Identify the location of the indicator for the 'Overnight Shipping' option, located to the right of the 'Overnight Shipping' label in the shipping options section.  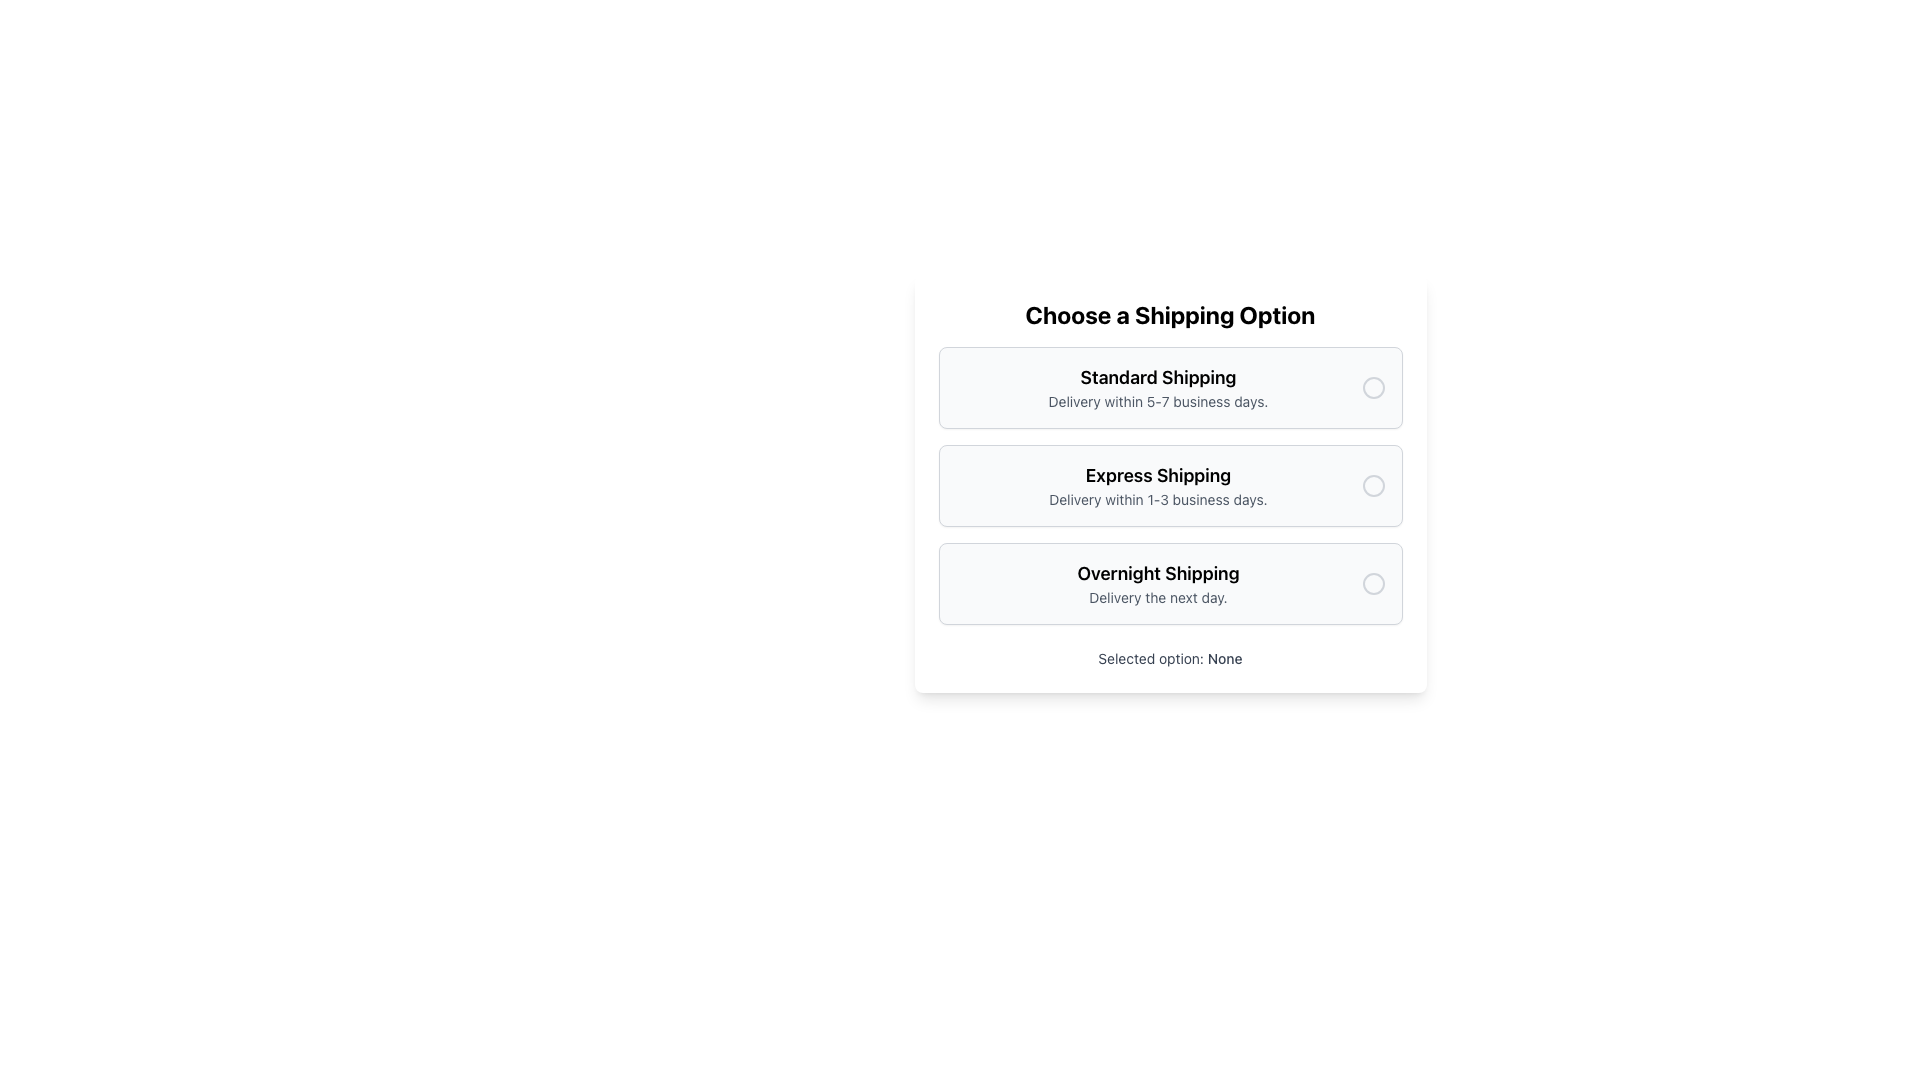
(1372, 583).